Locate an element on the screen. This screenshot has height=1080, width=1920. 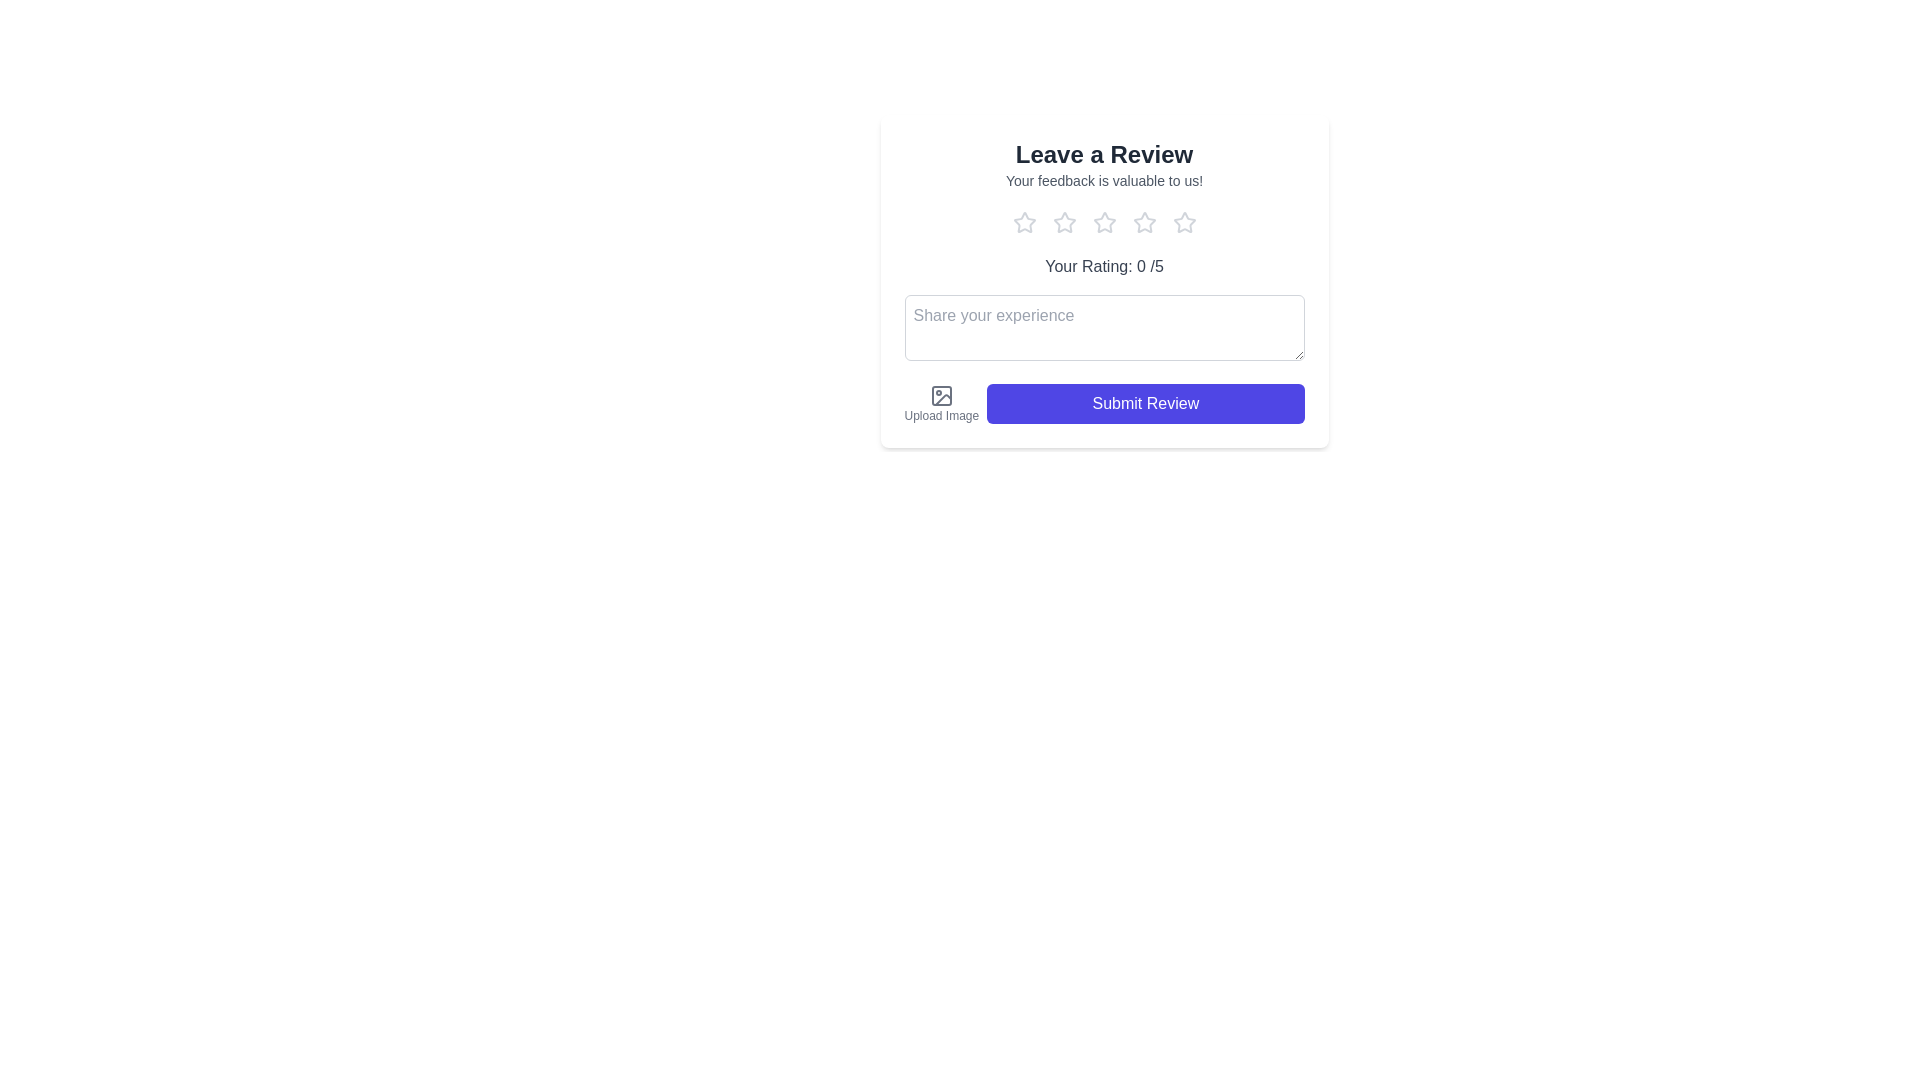
the product rating to 5 by clicking on the corresponding star is located at coordinates (1184, 223).